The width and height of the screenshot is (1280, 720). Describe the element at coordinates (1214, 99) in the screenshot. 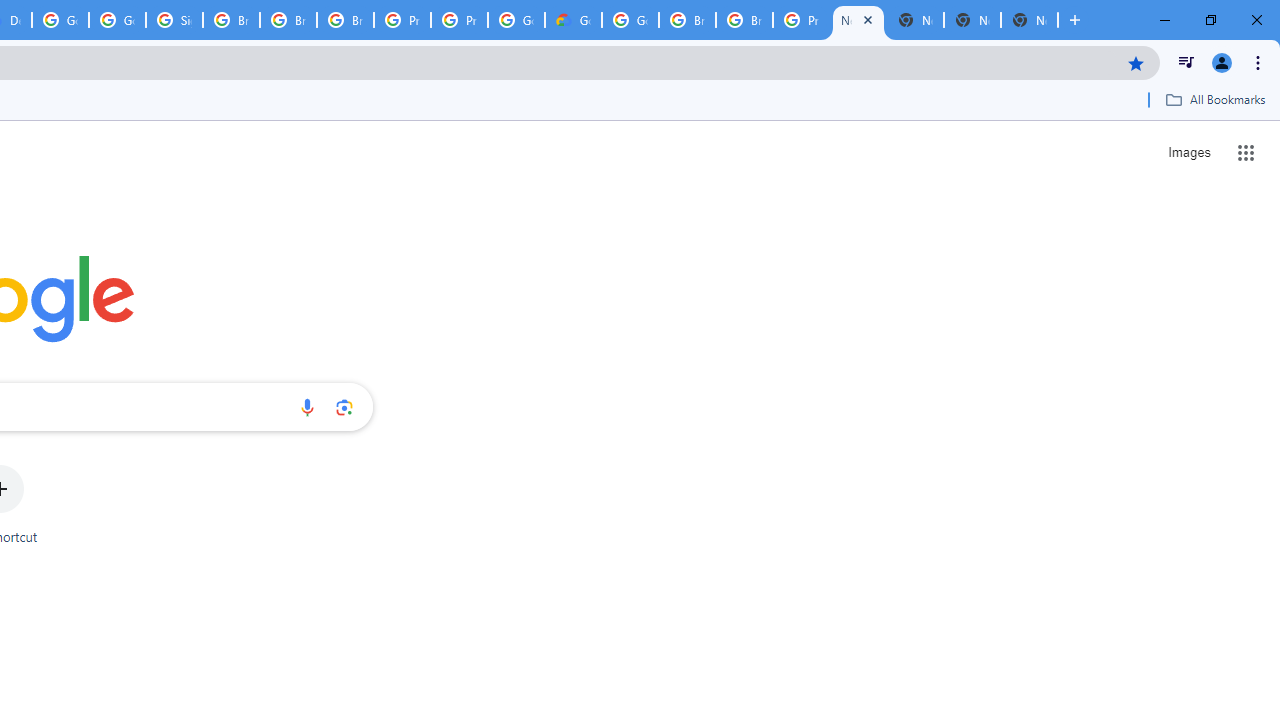

I see `'All Bookmarks'` at that location.